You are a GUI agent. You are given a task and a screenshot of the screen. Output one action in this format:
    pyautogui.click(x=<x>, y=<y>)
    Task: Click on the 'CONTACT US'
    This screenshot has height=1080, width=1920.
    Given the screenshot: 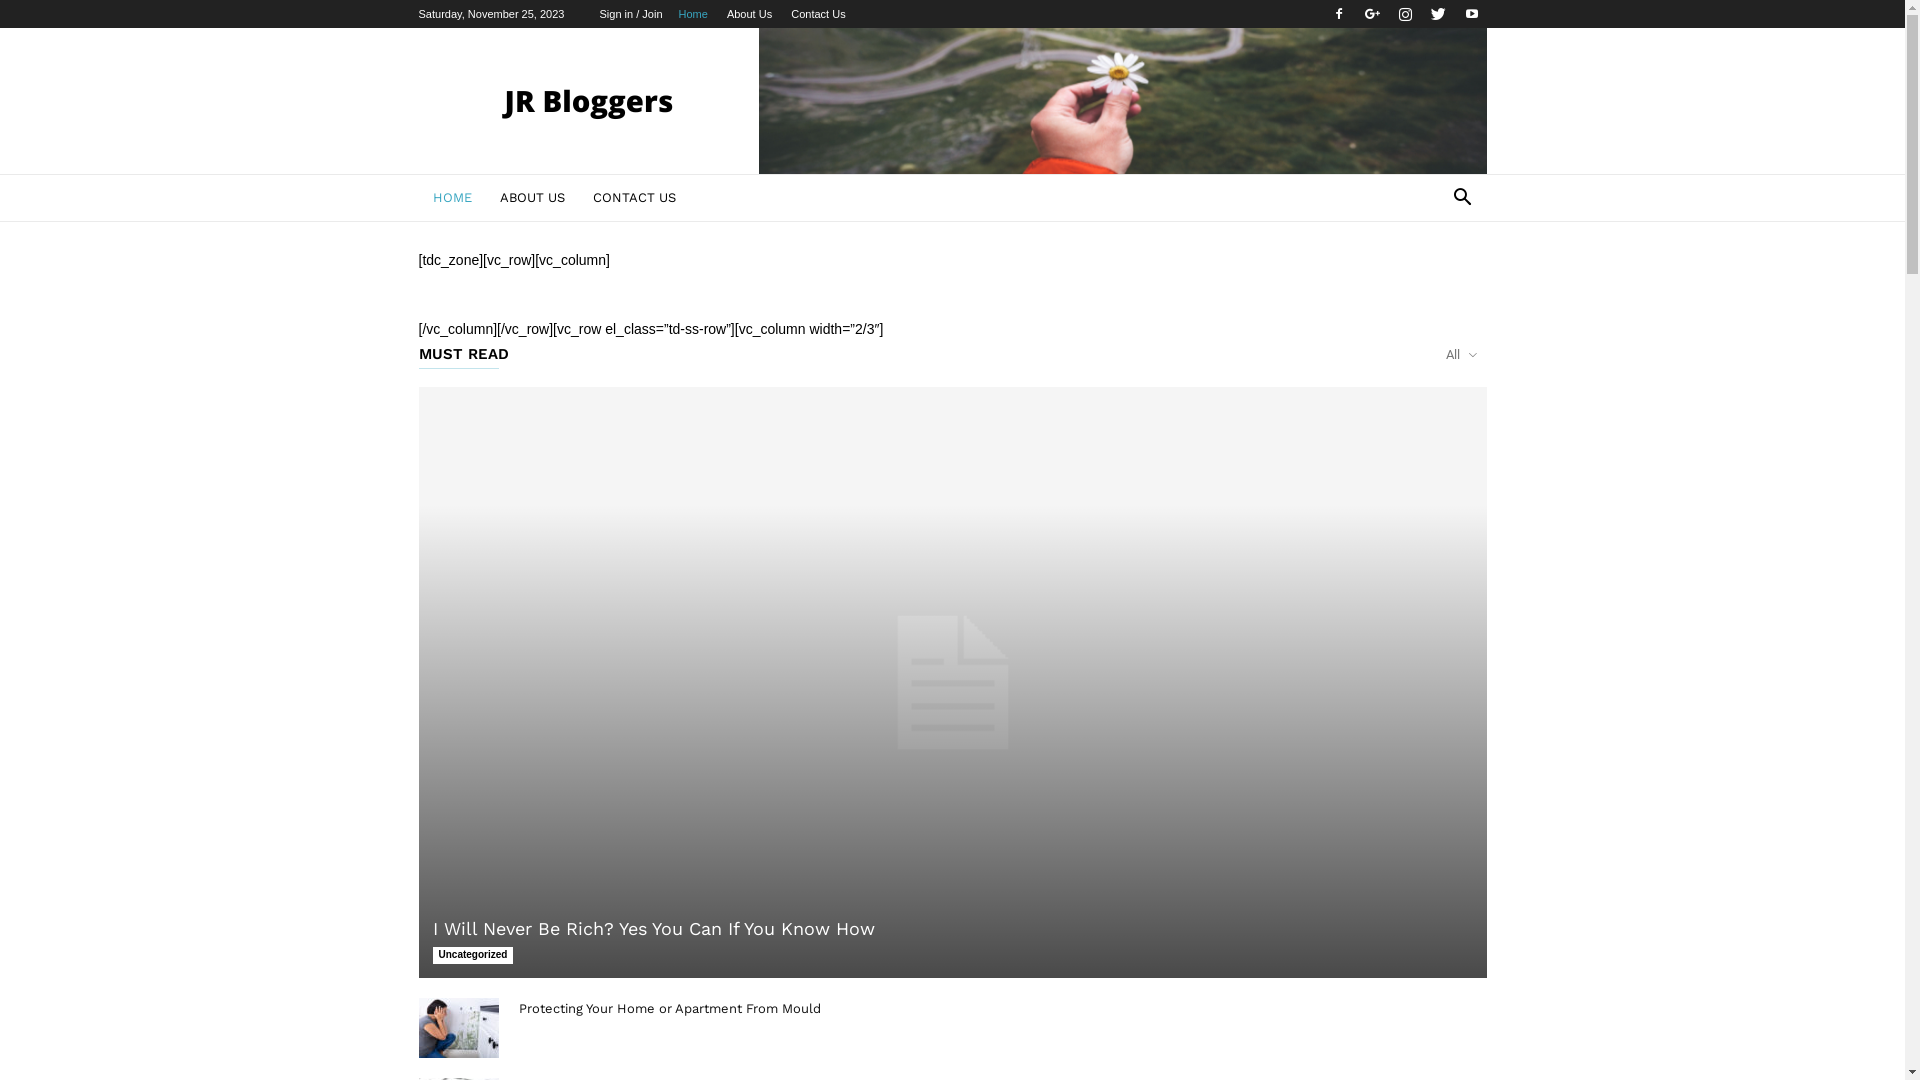 What is the action you would take?
    pyautogui.click(x=632, y=197)
    